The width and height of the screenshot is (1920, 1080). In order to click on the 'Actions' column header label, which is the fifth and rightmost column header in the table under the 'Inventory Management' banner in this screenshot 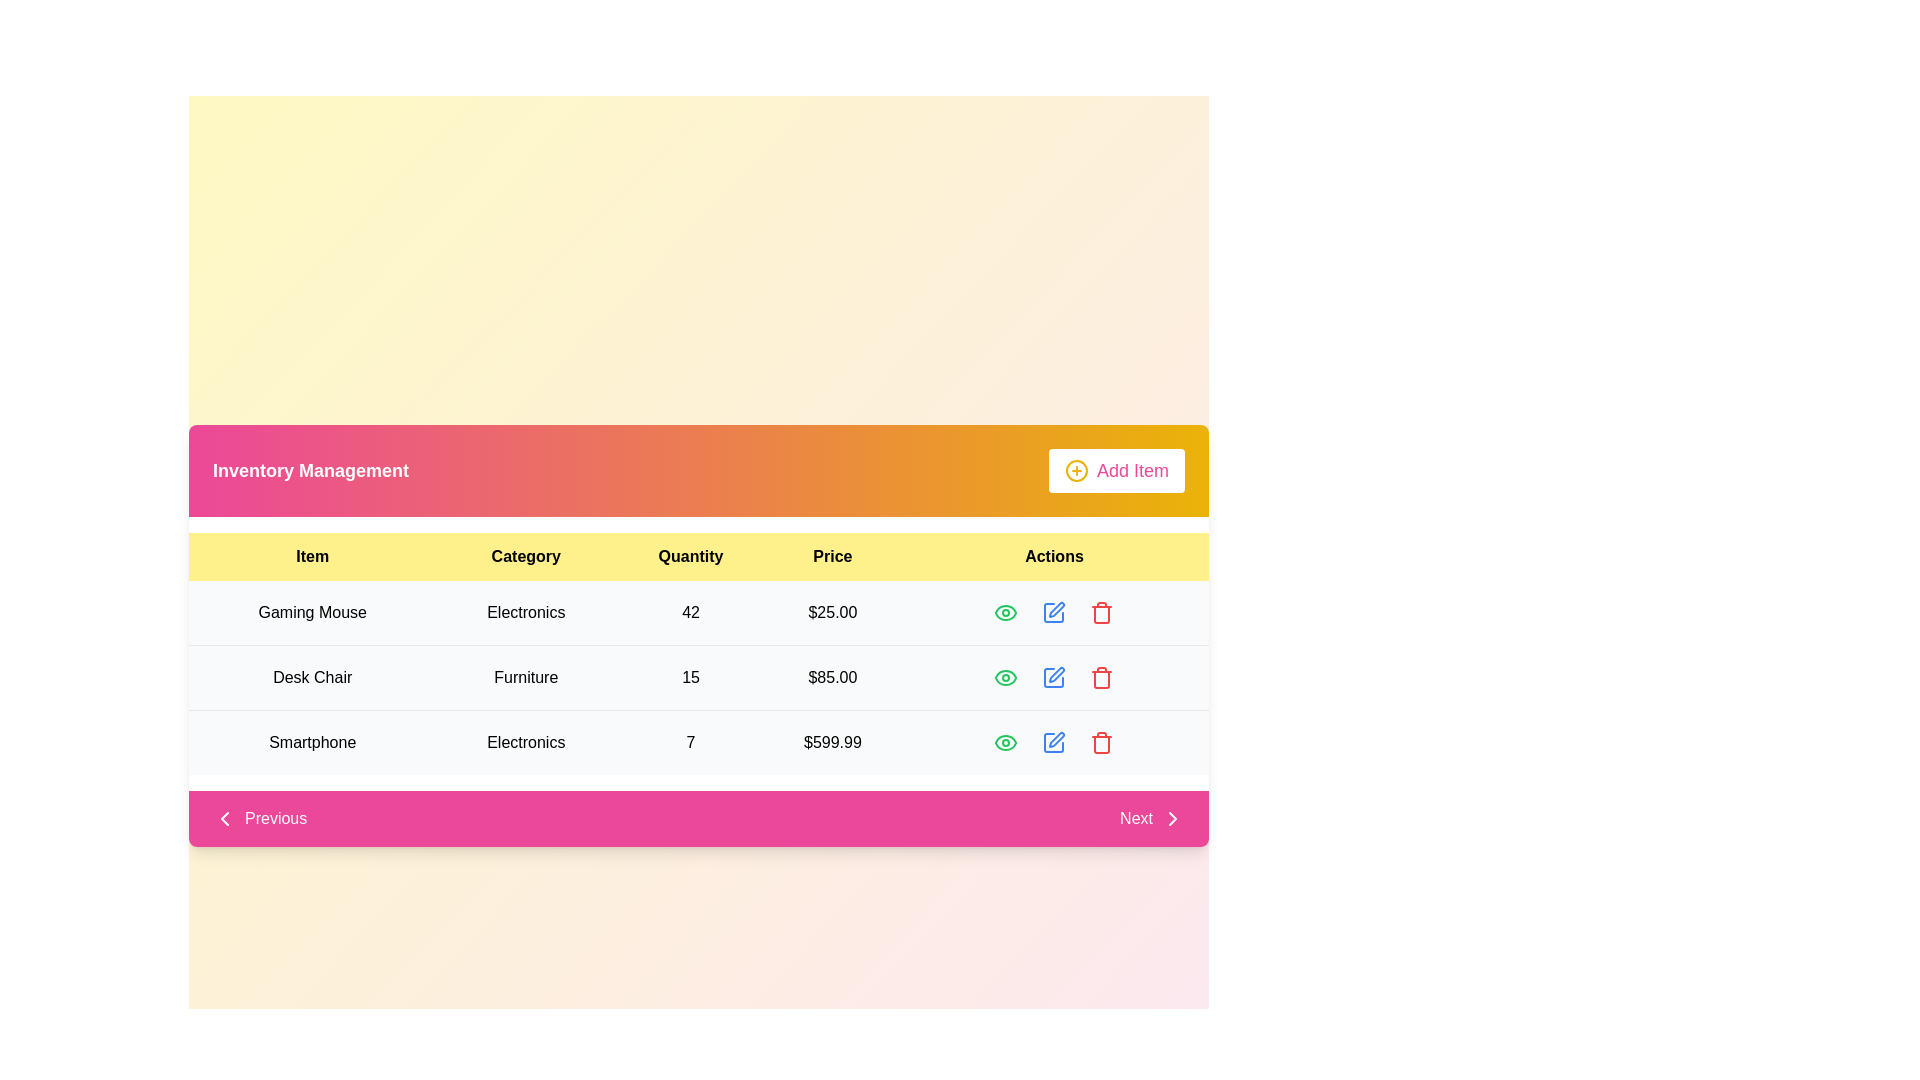, I will do `click(1053, 556)`.